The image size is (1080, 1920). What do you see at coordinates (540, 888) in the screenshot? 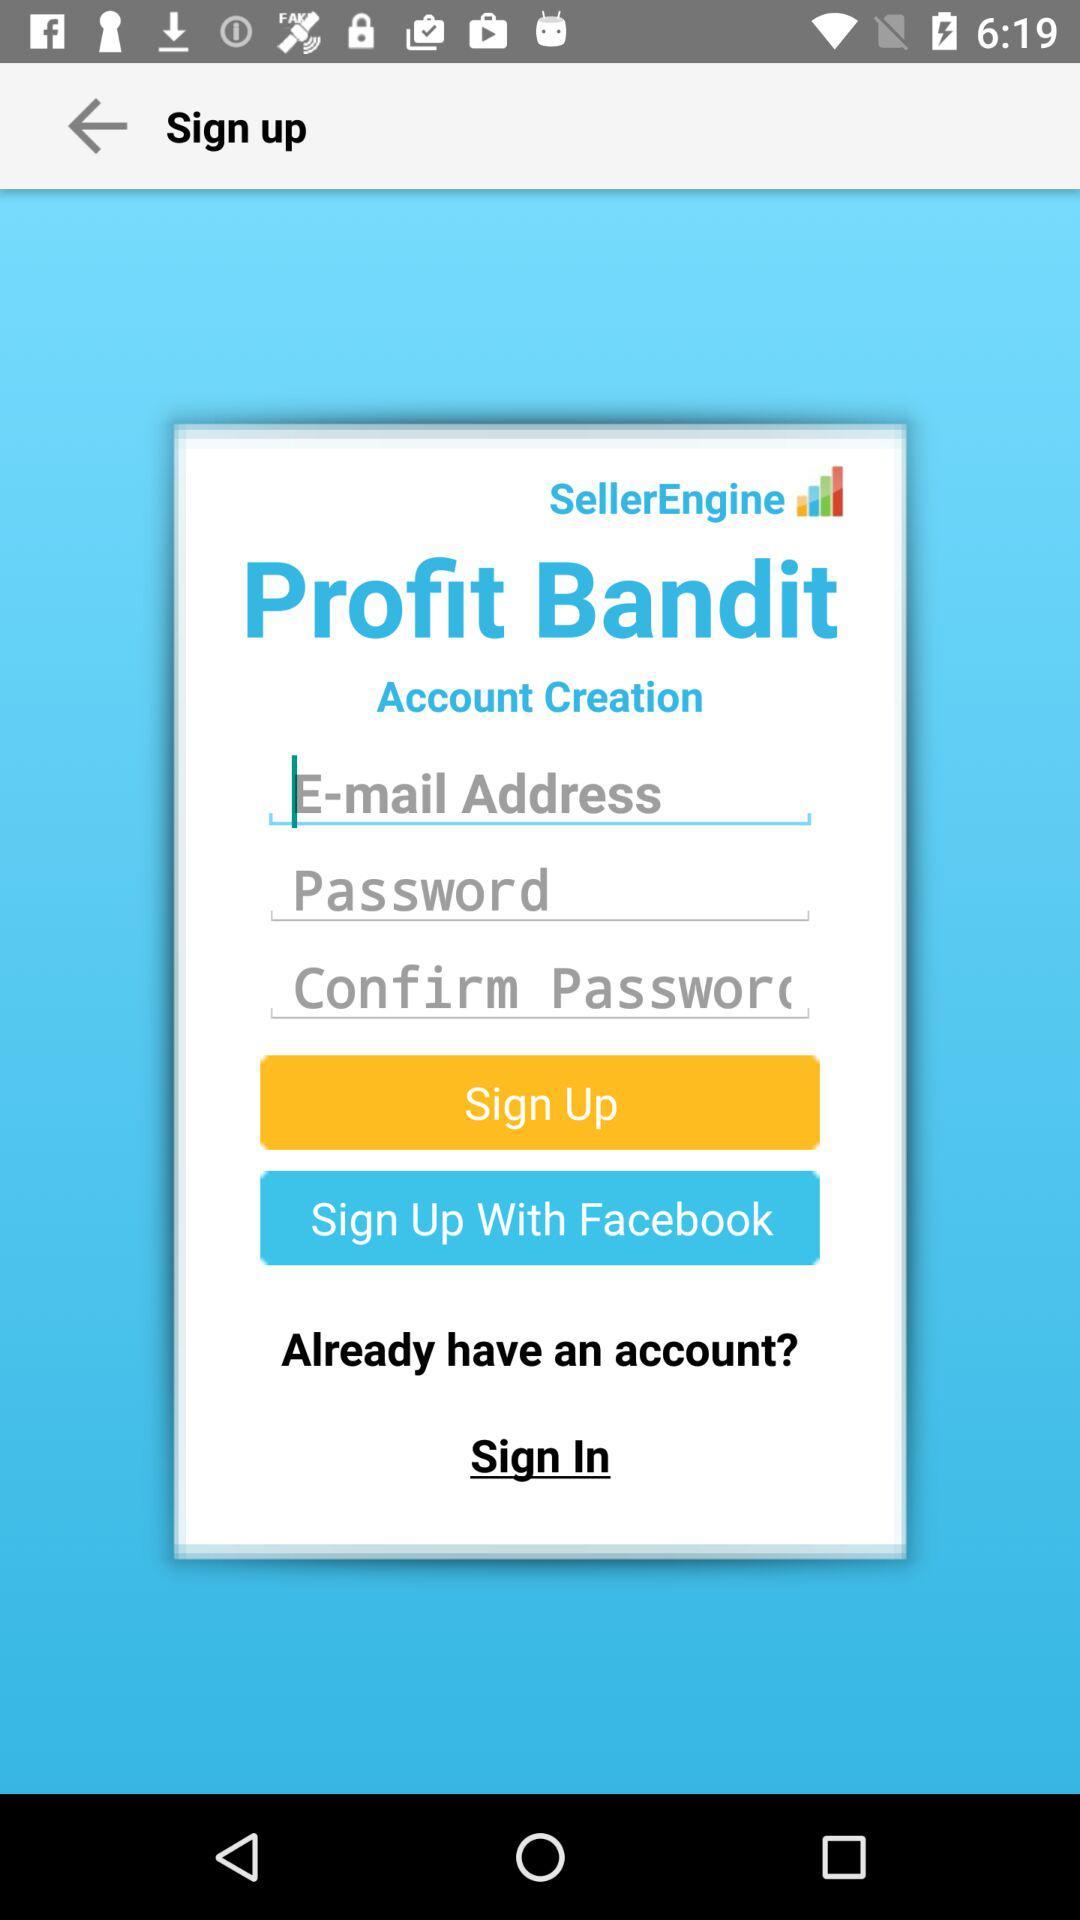
I see `the text field password` at bounding box center [540, 888].